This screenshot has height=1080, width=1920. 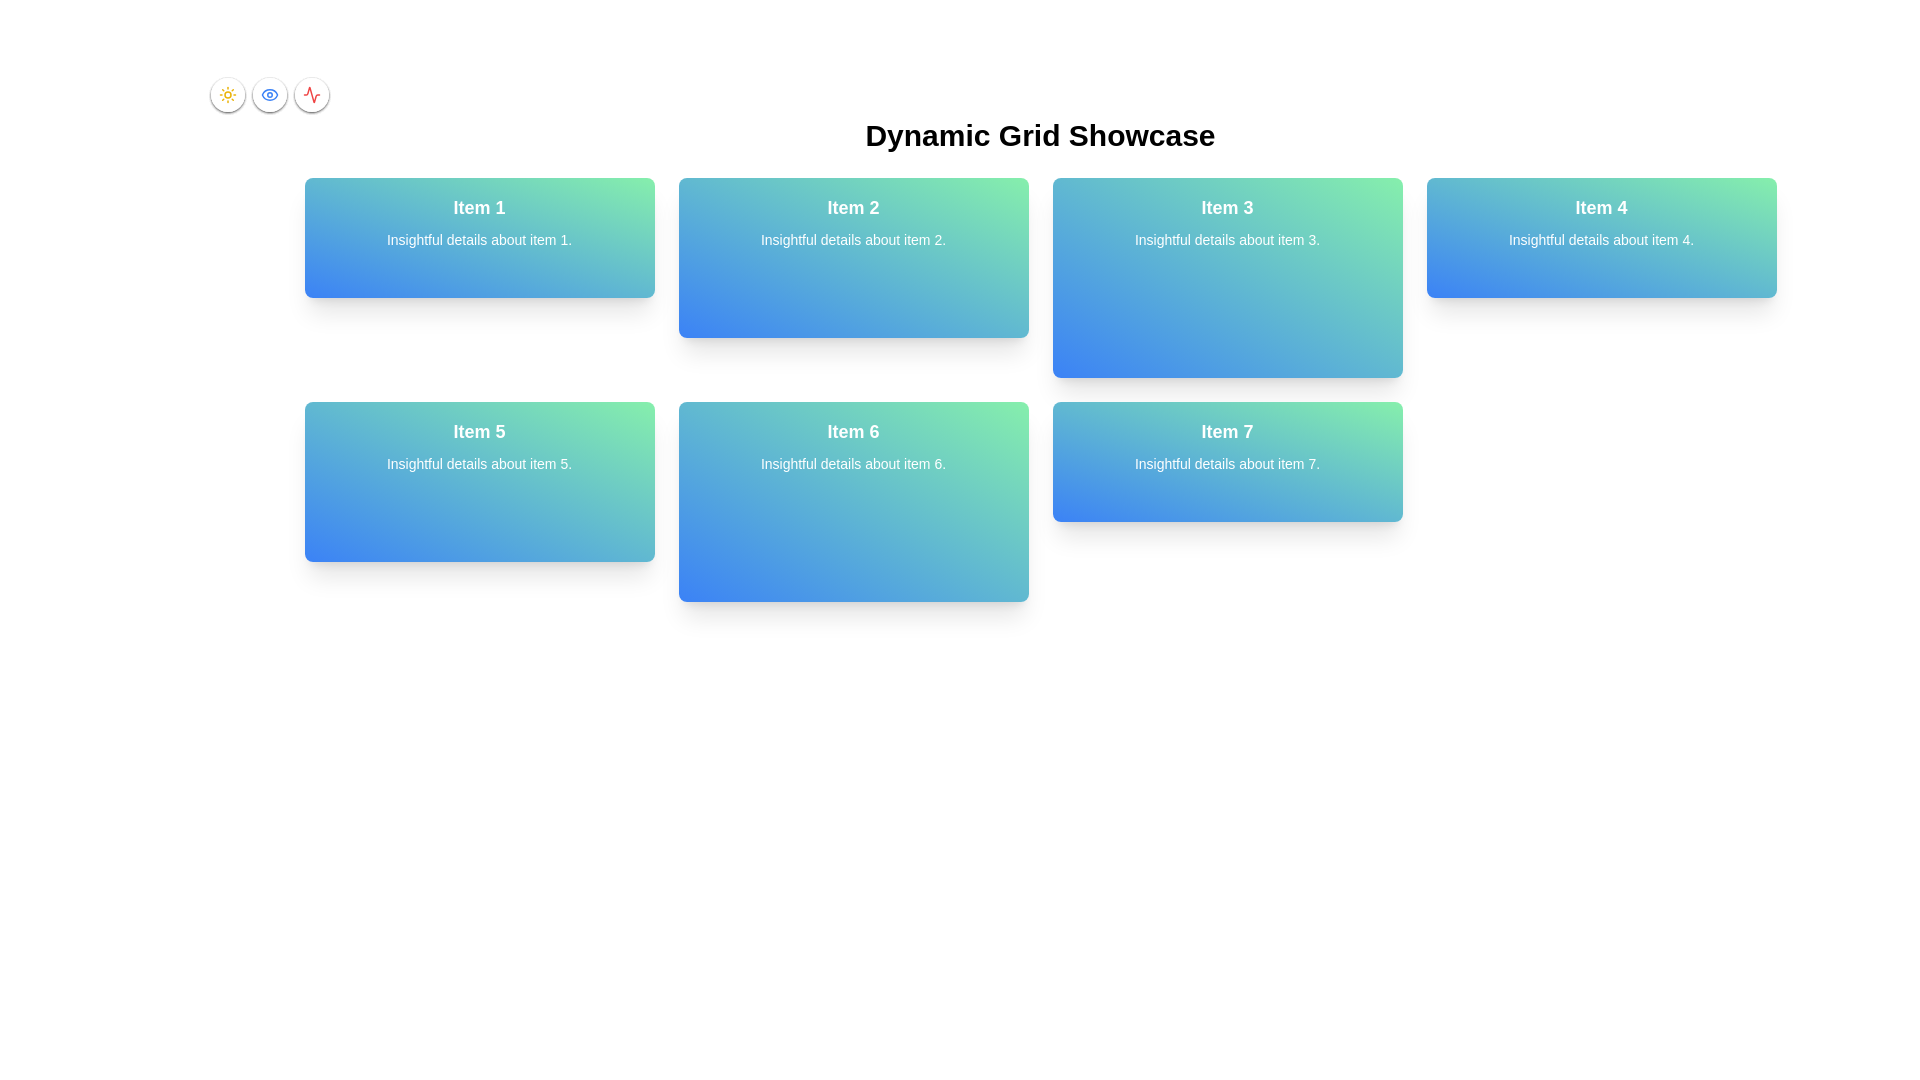 I want to click on the static text element that provides additional information about 'Item 4', located in the lower section of the card in the top row, fourth from the left, so click(x=1601, y=238).